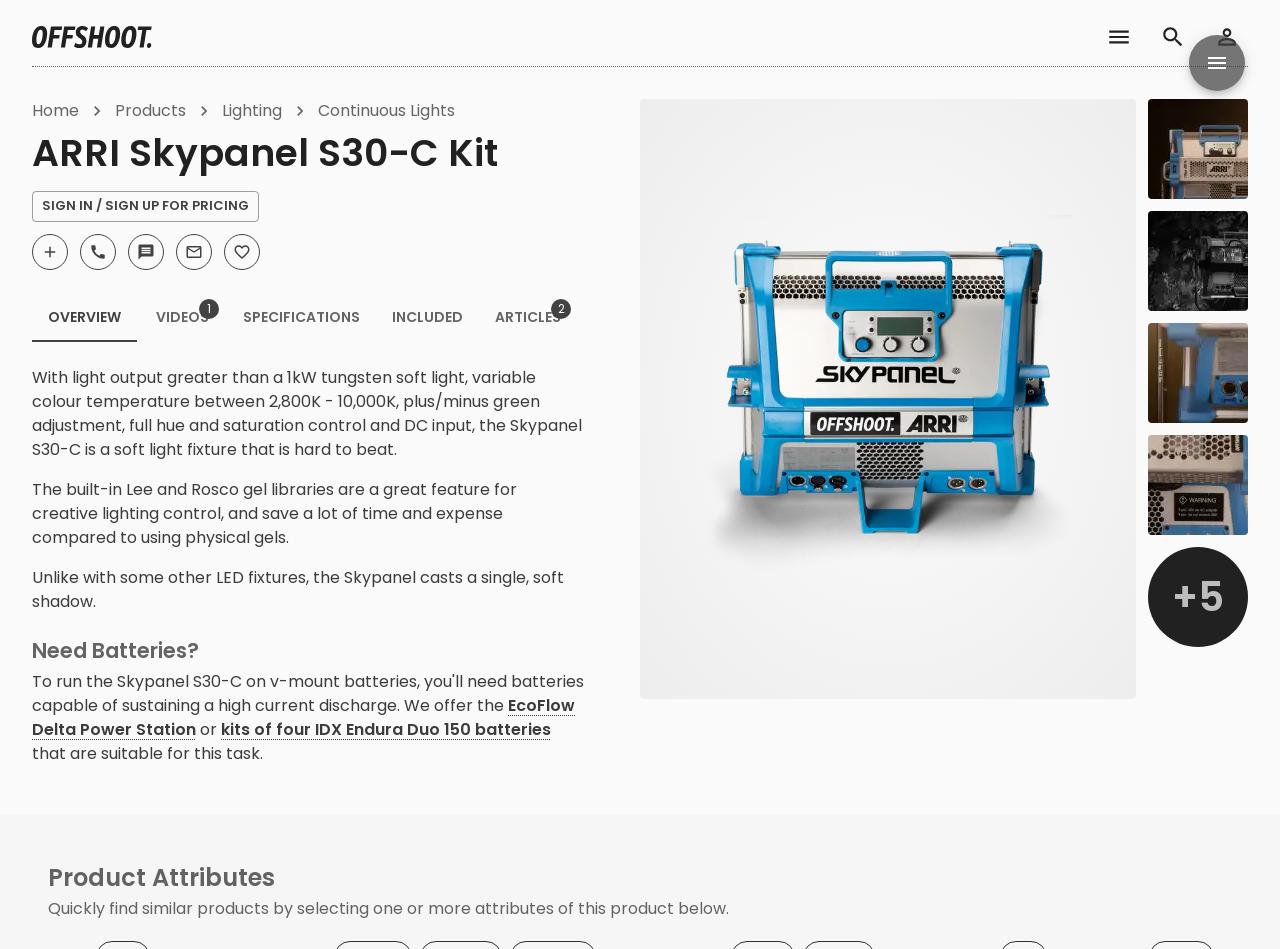 The width and height of the screenshot is (1280, 949). What do you see at coordinates (48, 315) in the screenshot?
I see `'Overview'` at bounding box center [48, 315].